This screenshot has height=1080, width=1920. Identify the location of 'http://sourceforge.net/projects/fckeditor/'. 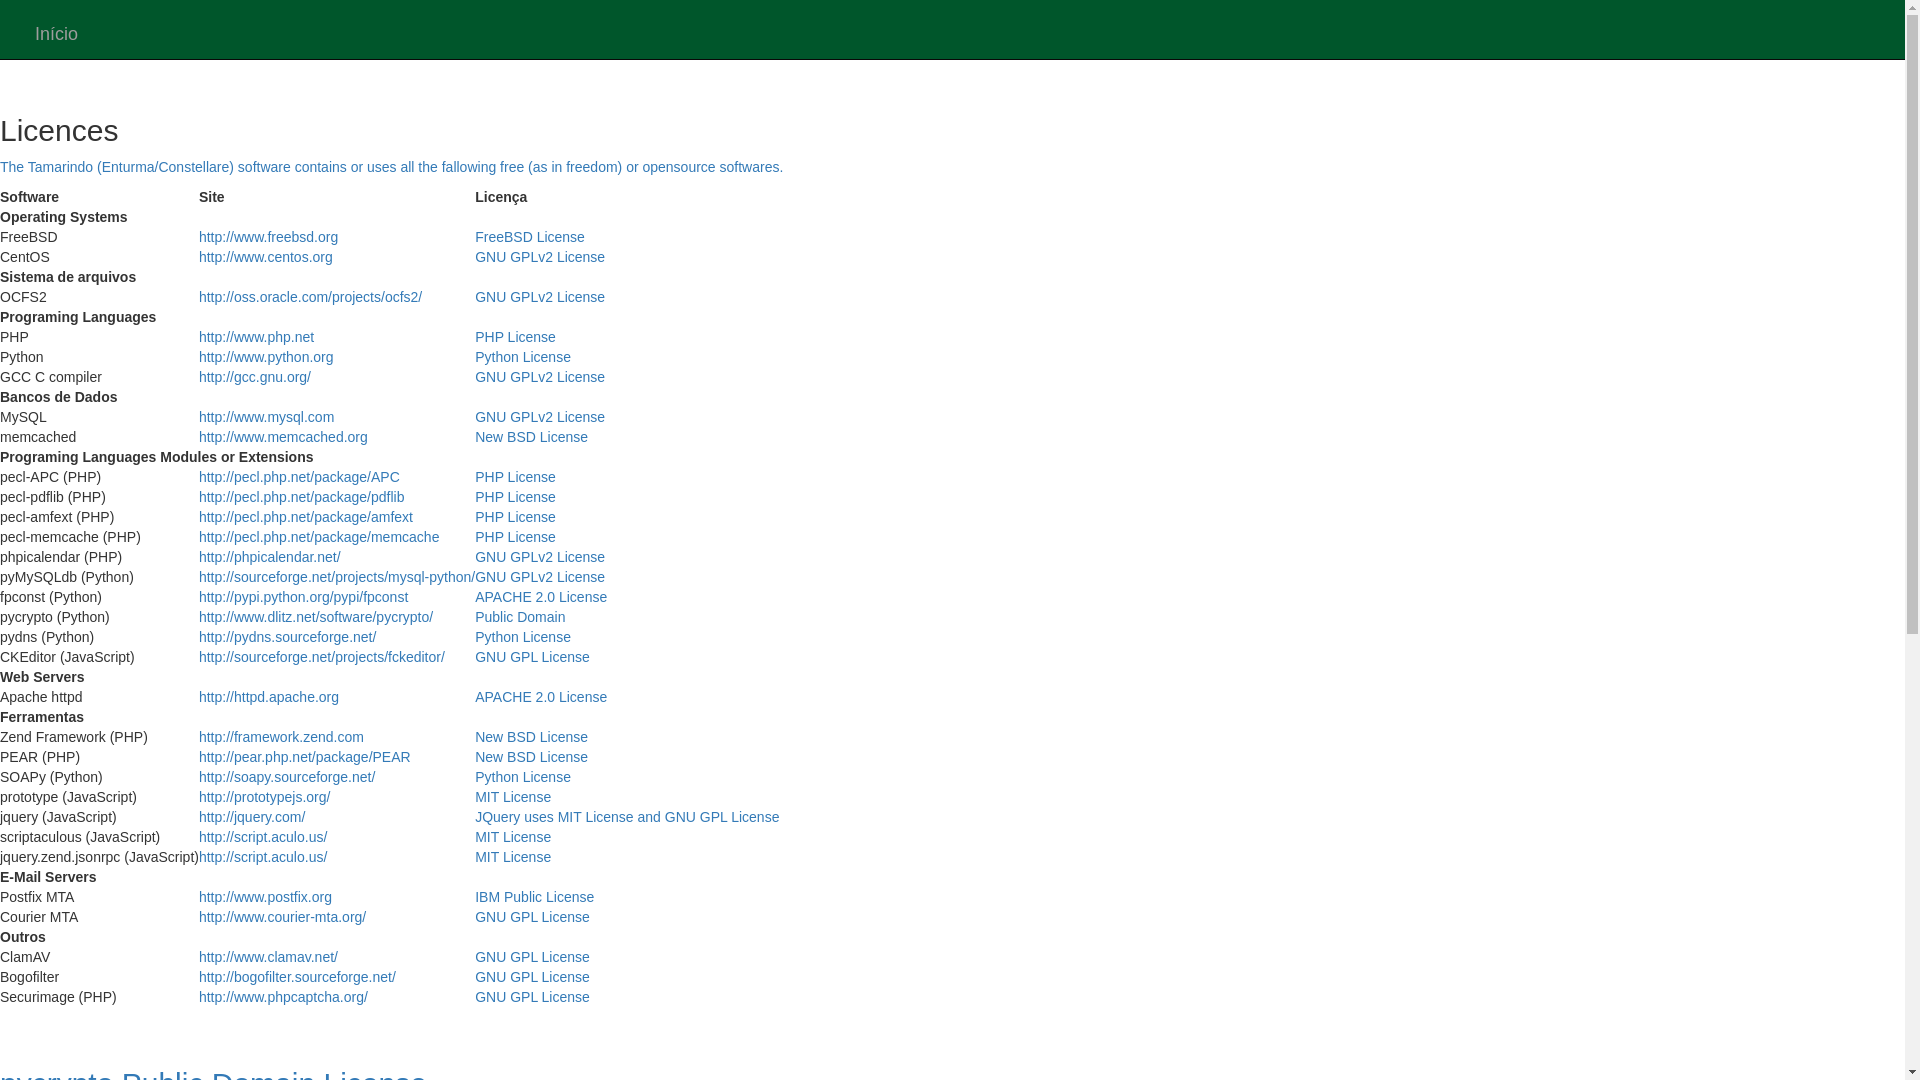
(321, 656).